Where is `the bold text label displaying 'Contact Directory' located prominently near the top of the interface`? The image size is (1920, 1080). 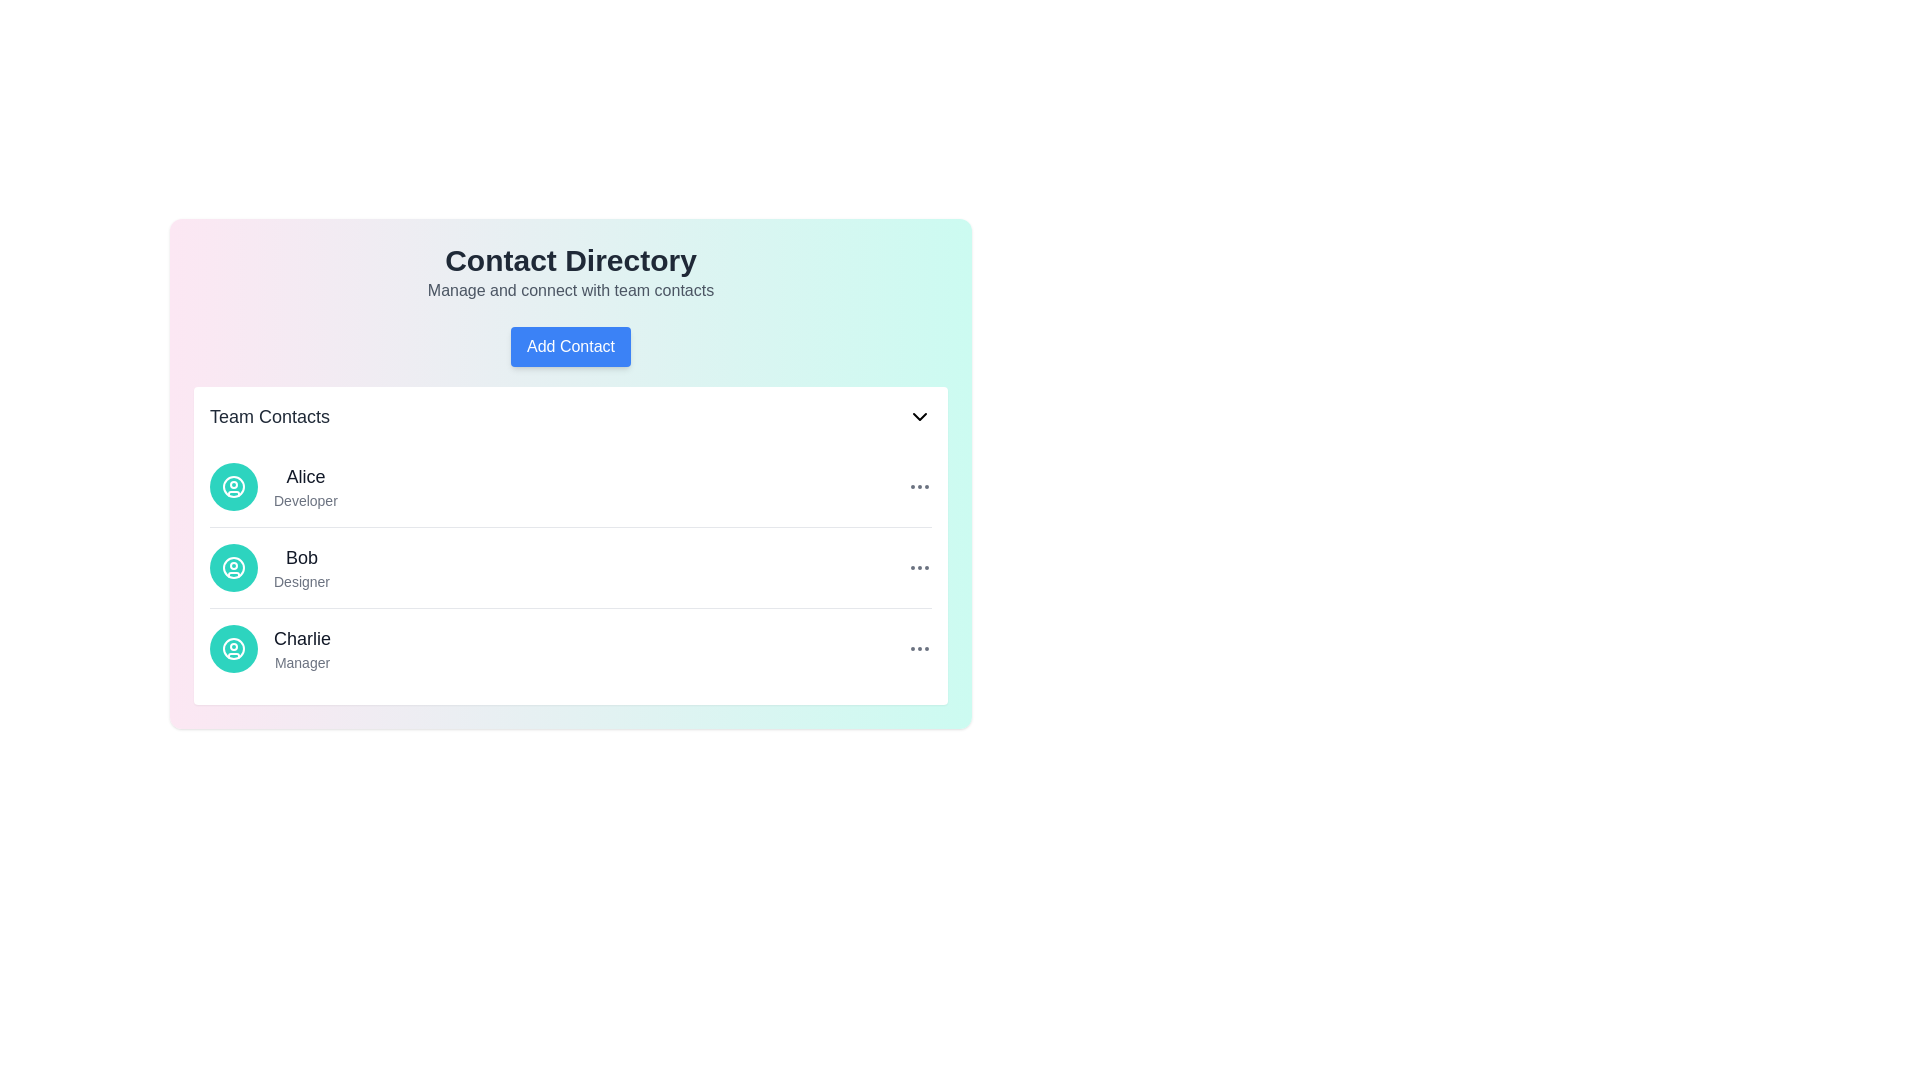 the bold text label displaying 'Contact Directory' located prominently near the top of the interface is located at coordinates (570, 260).